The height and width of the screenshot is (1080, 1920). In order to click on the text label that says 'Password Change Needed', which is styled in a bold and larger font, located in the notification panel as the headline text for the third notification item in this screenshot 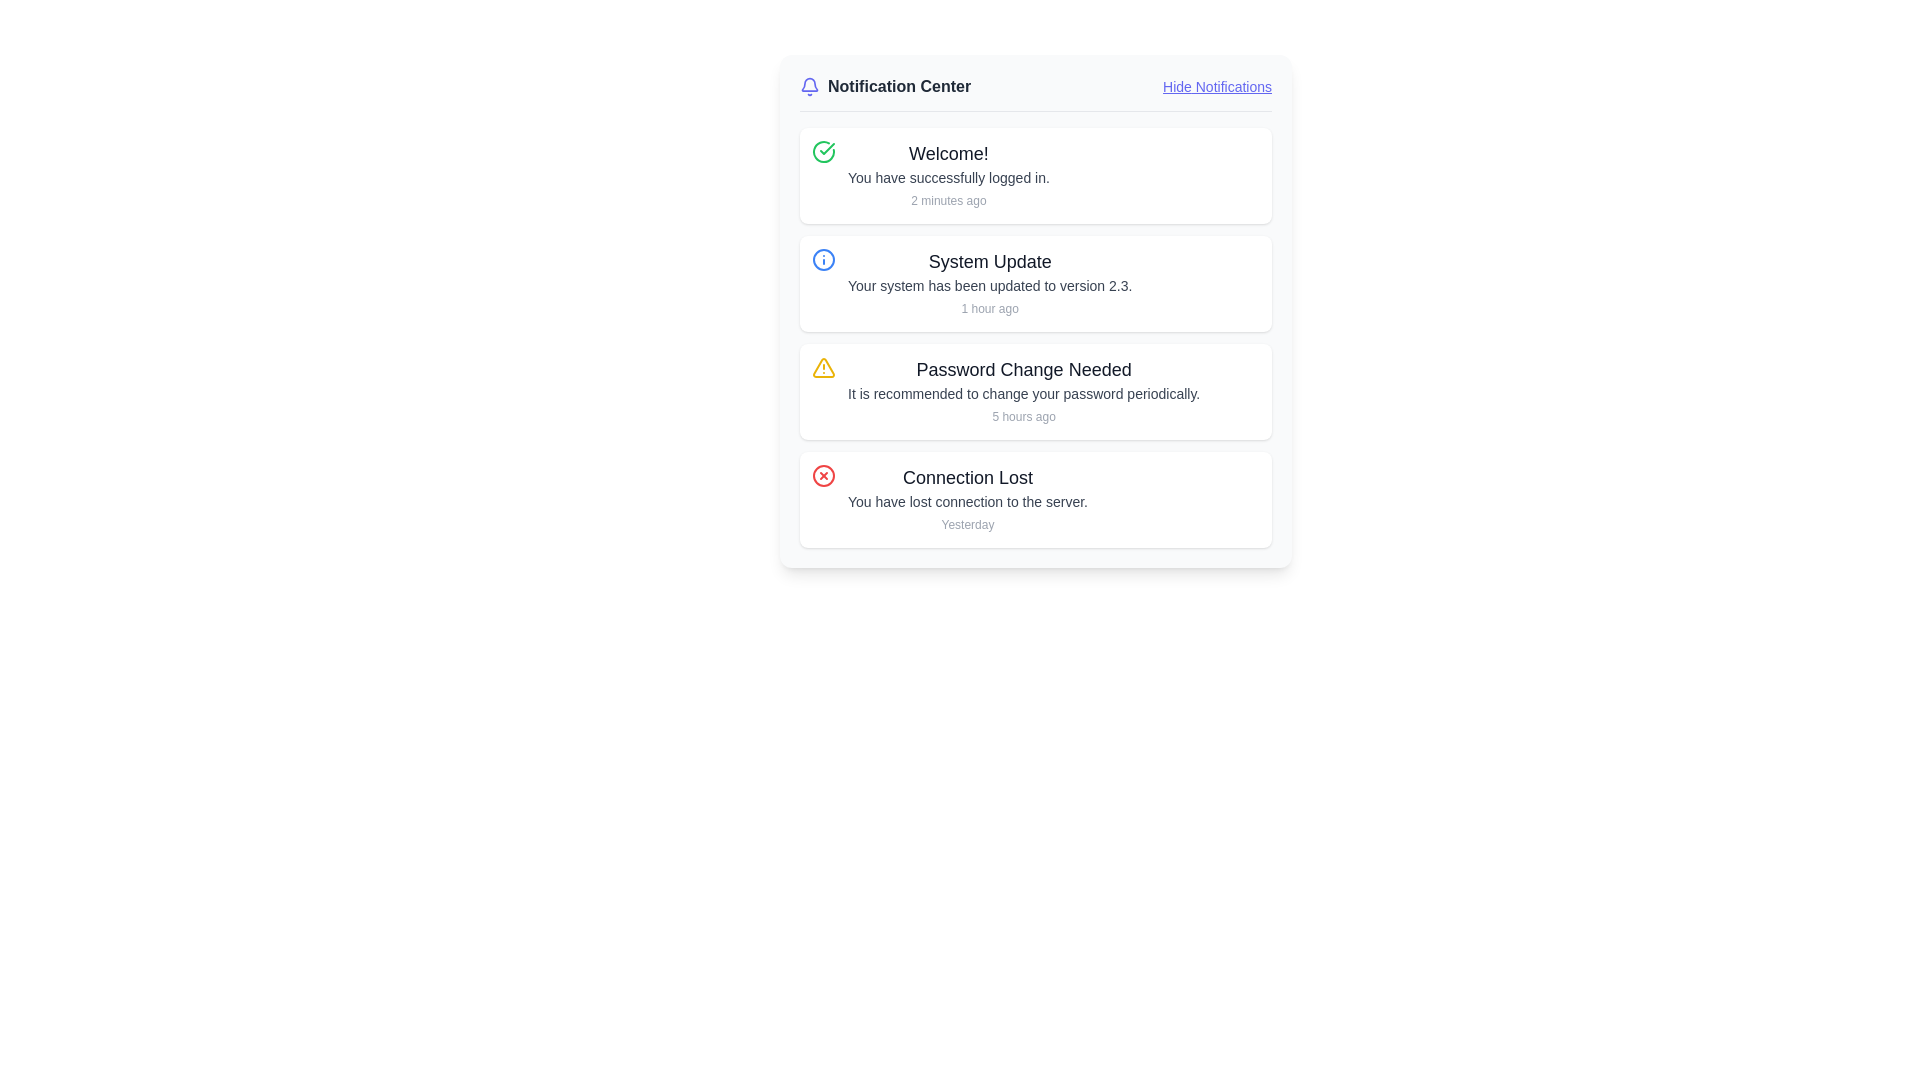, I will do `click(1024, 370)`.